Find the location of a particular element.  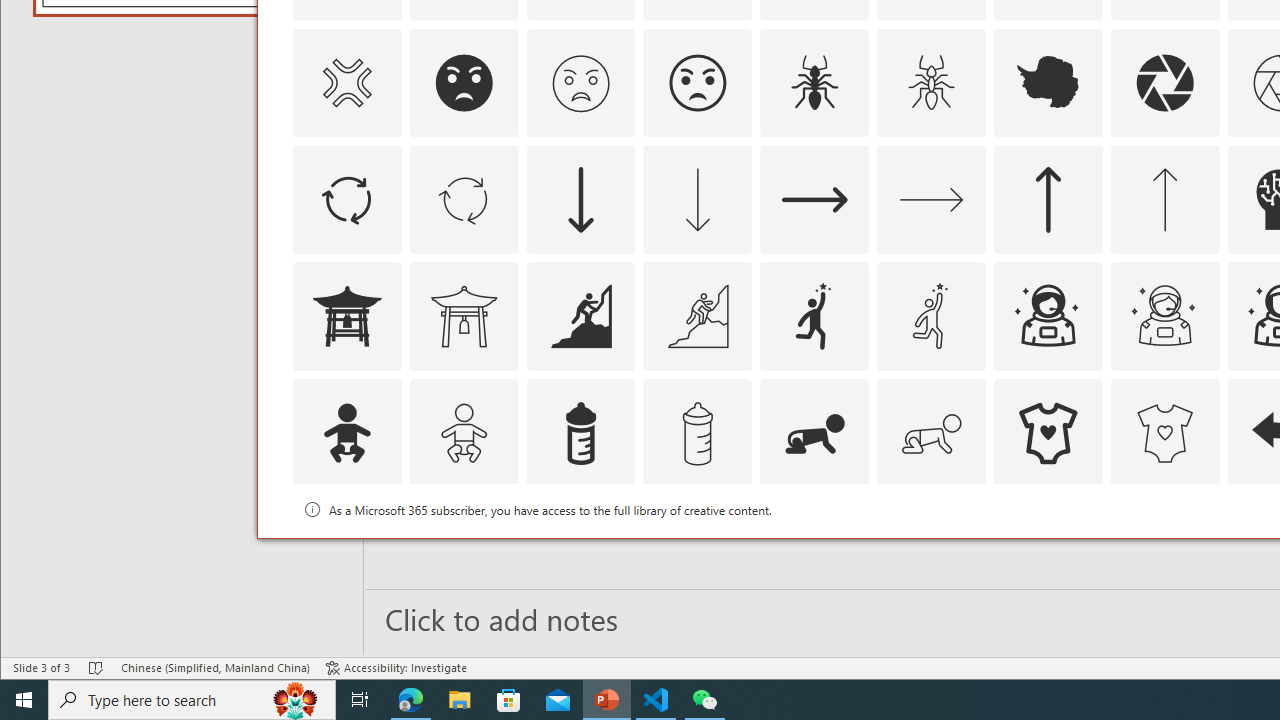

'Start' is located at coordinates (24, 698).